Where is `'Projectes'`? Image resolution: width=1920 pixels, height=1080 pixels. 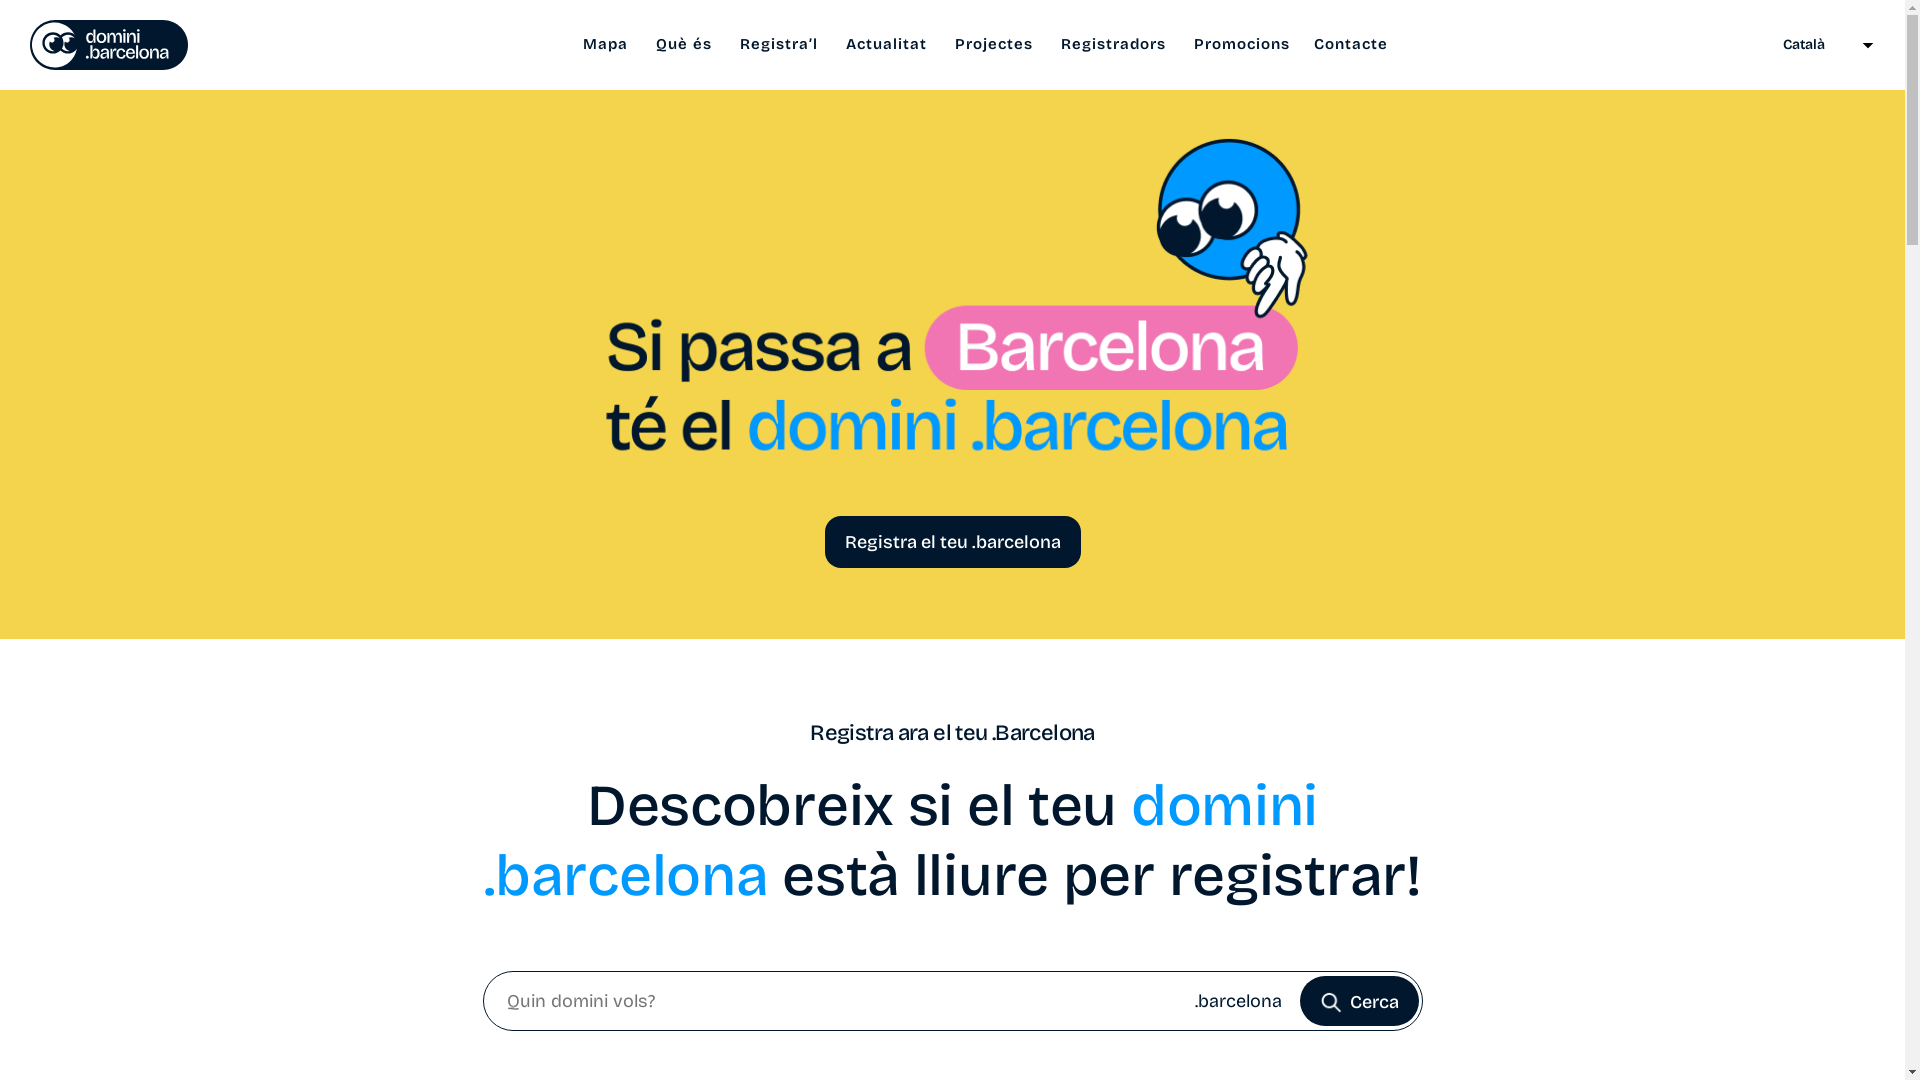
'Projectes' is located at coordinates (993, 44).